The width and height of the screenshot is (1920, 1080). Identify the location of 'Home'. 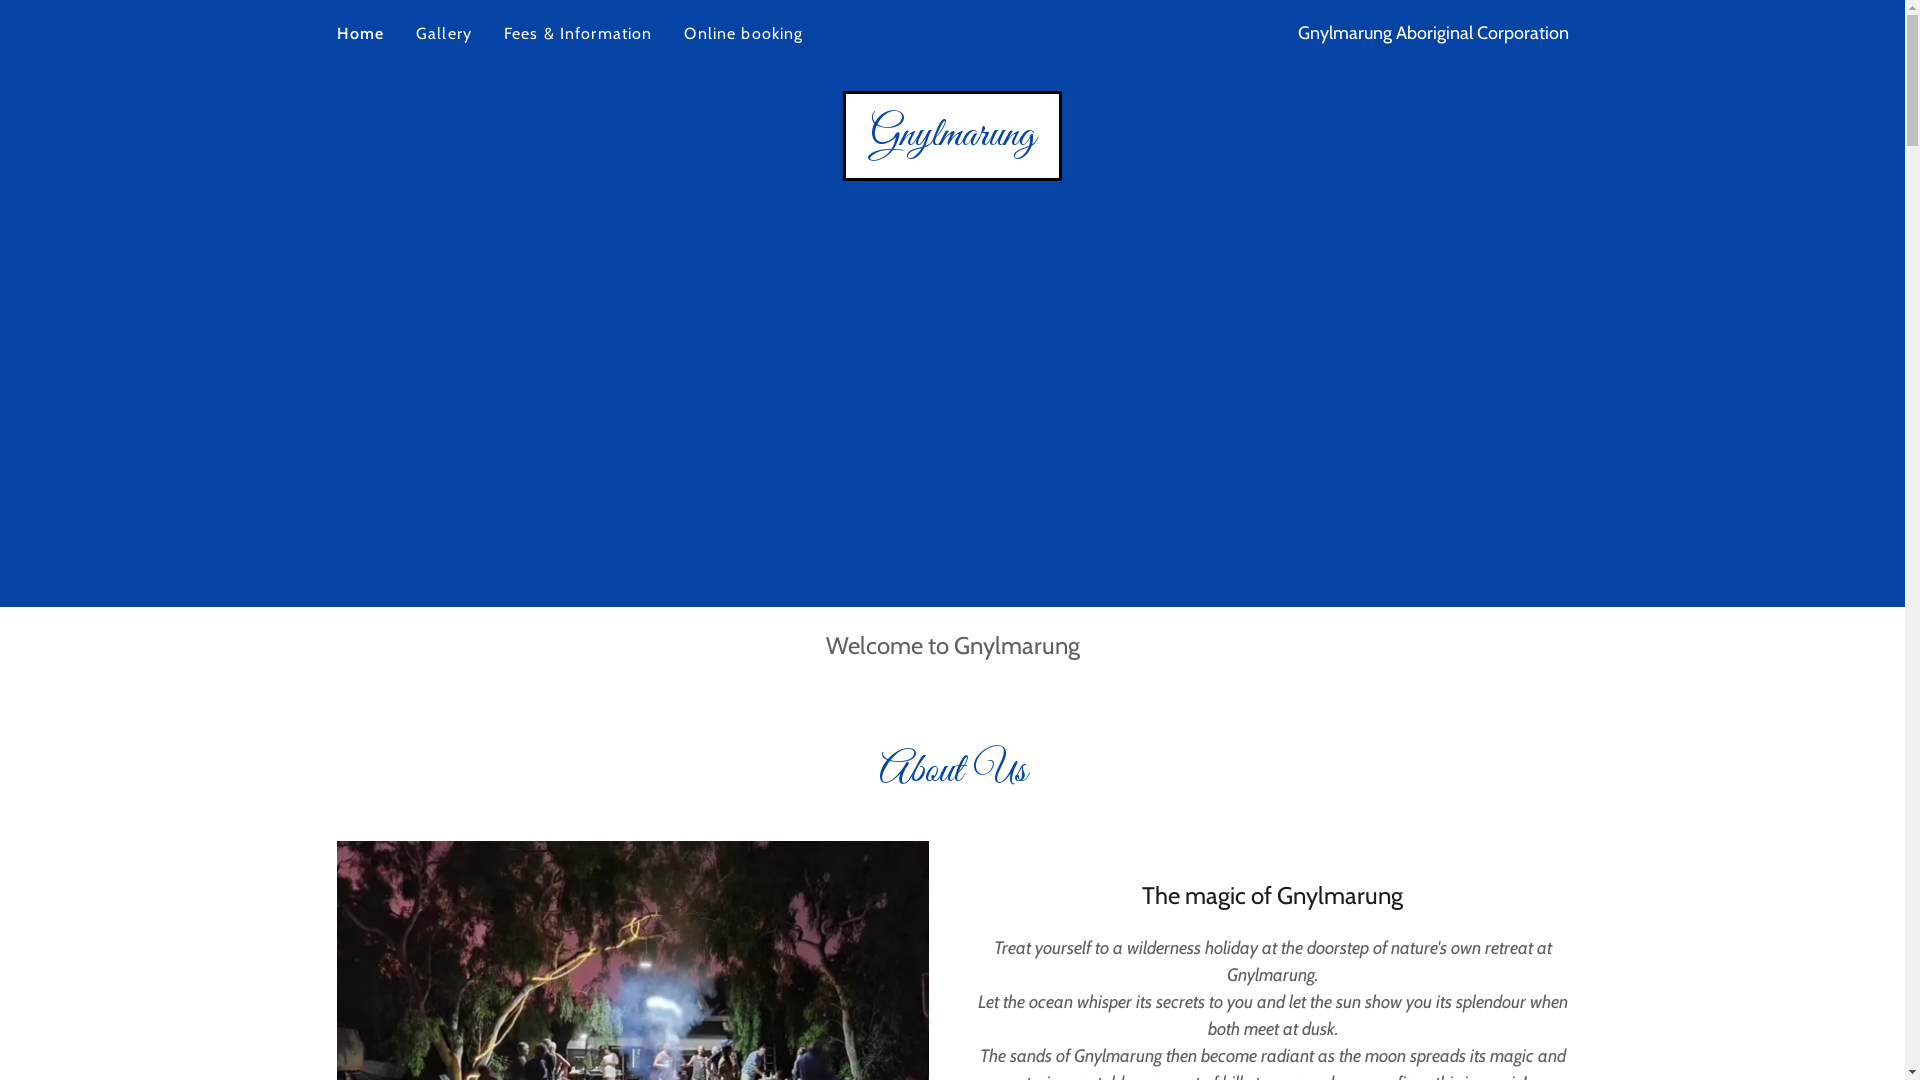
(360, 34).